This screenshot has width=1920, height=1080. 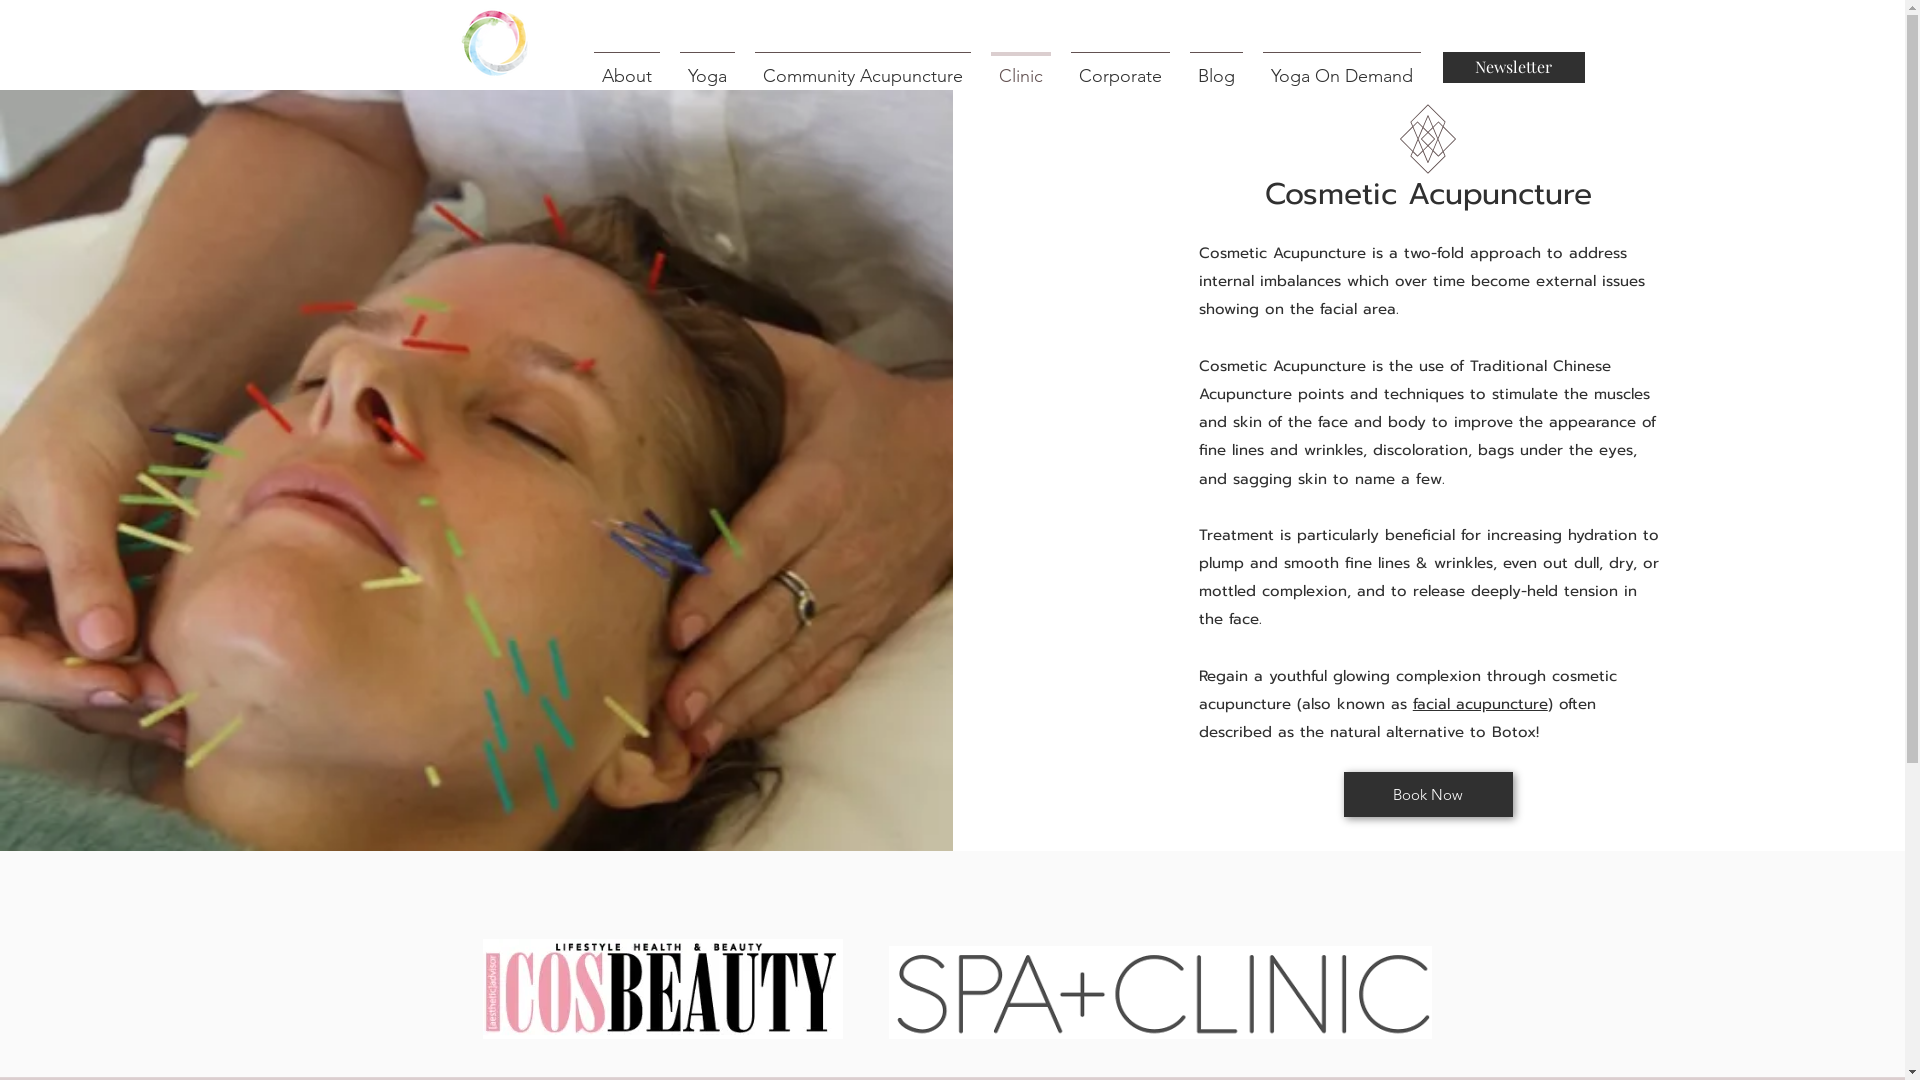 I want to click on 'Blog', so click(x=1215, y=66).